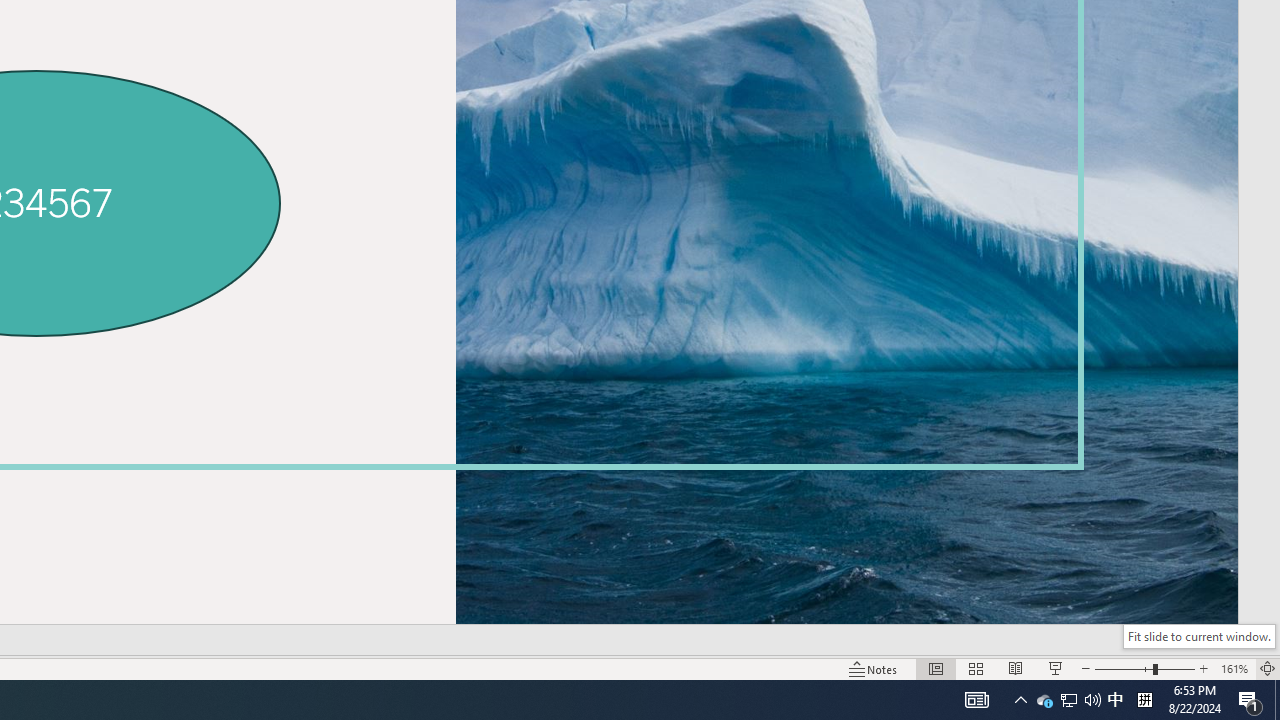  I want to click on 'Slide Sorter', so click(976, 669).